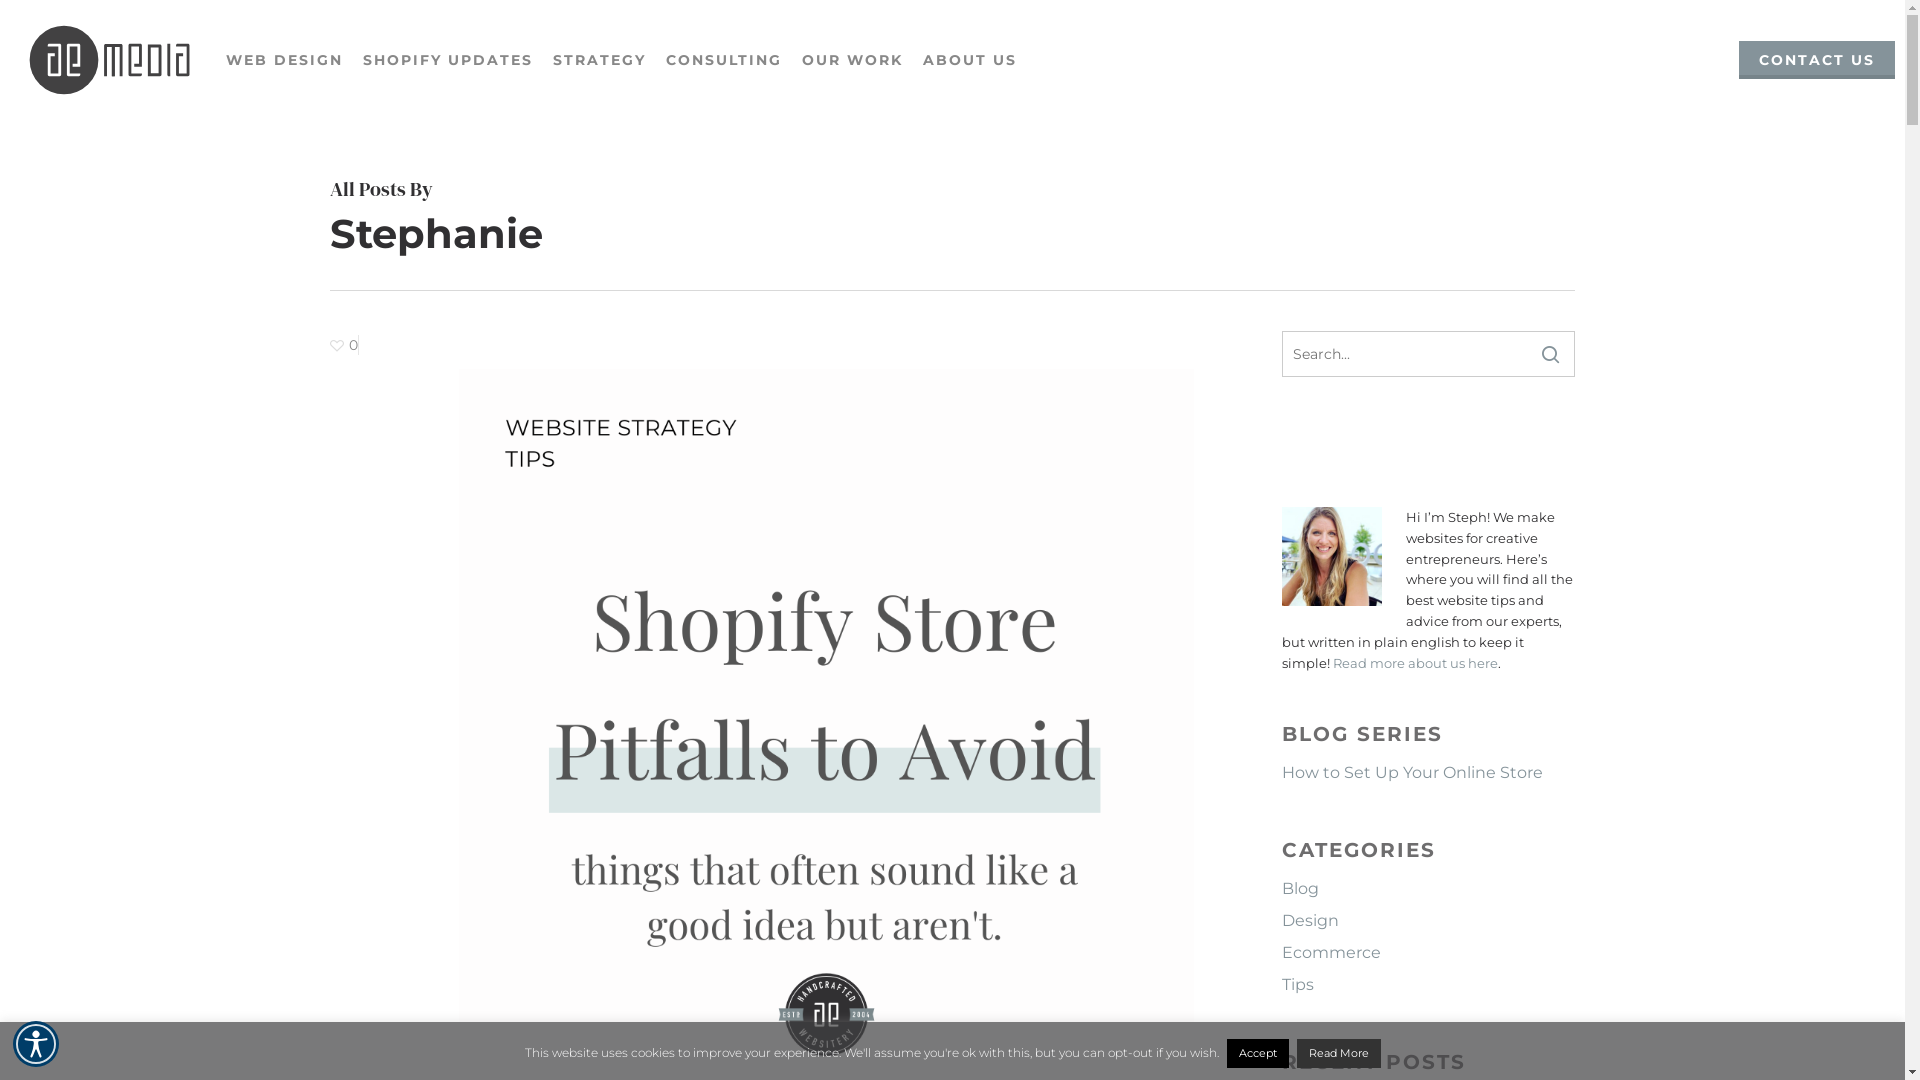  I want to click on 'How to Set Up Your Online Store', so click(1427, 771).